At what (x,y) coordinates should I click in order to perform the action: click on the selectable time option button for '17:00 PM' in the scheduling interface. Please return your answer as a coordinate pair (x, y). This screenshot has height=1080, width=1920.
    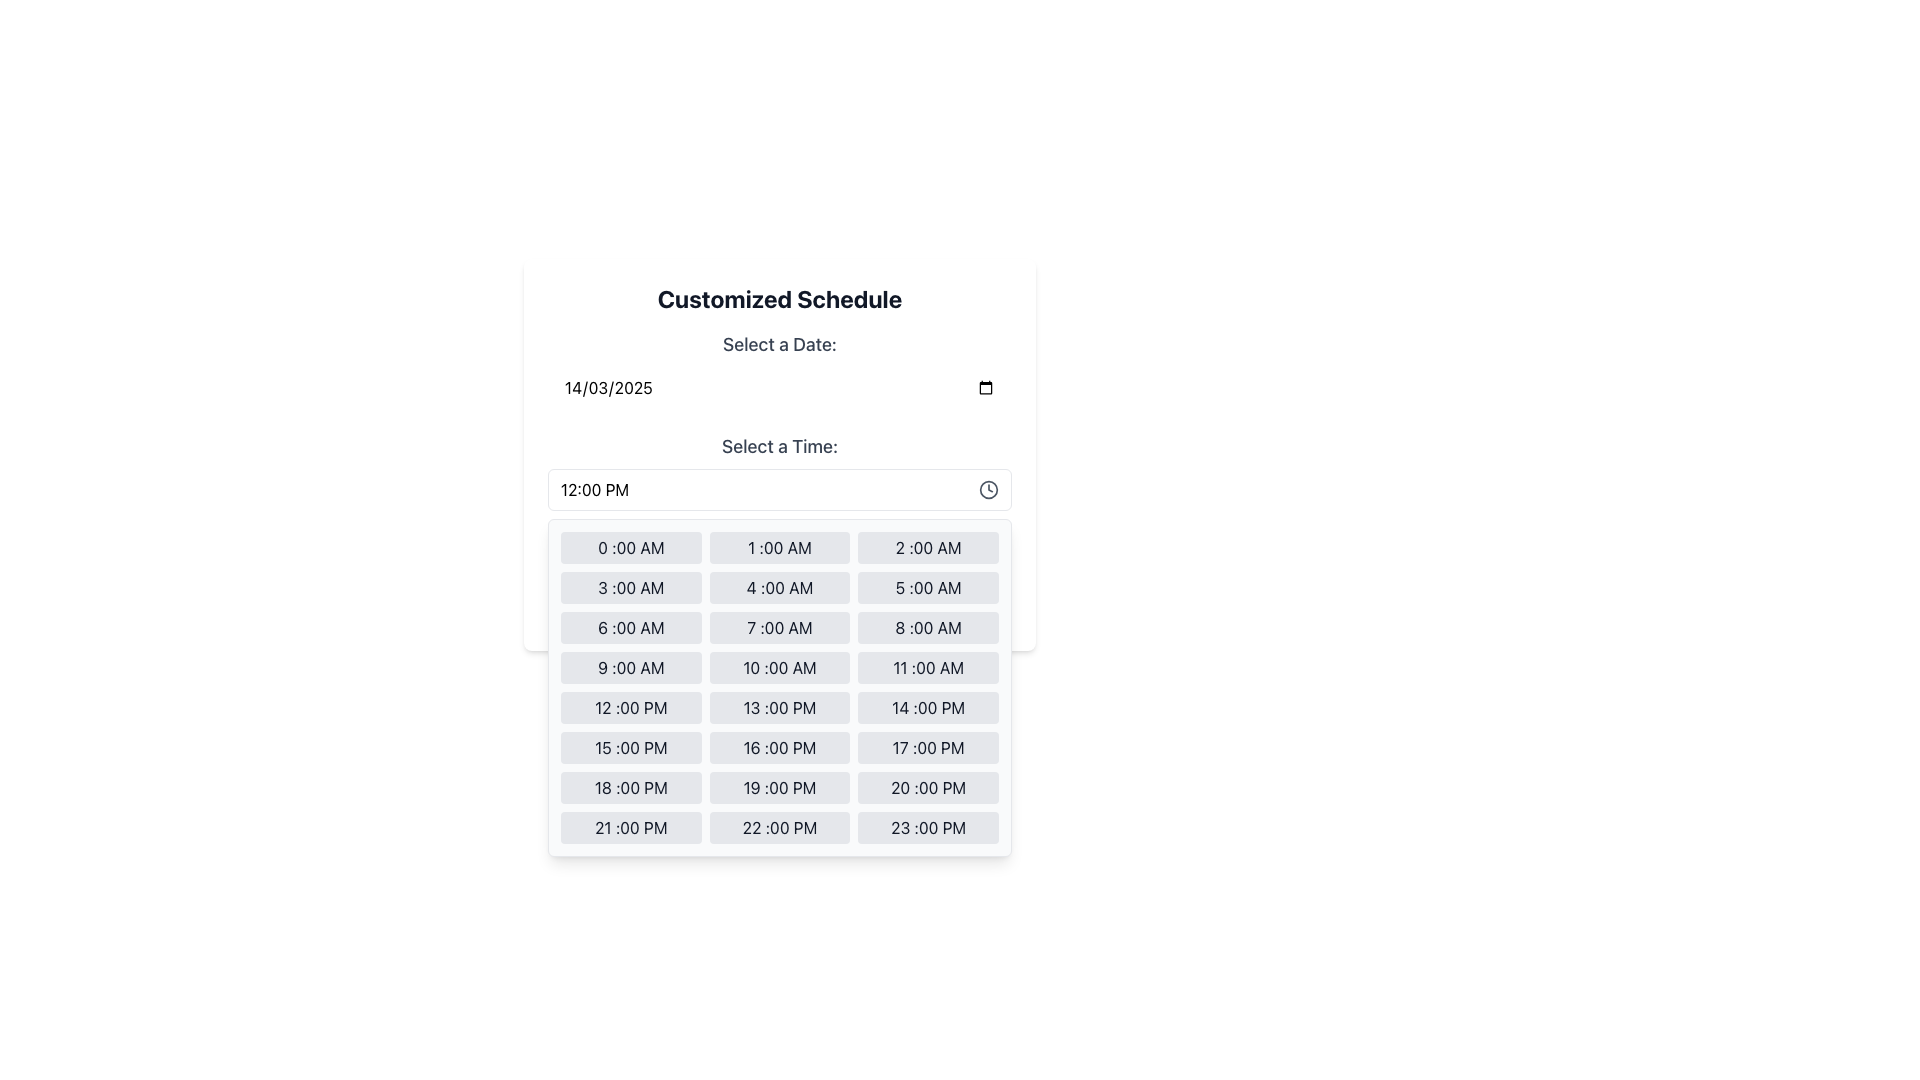
    Looking at the image, I should click on (927, 748).